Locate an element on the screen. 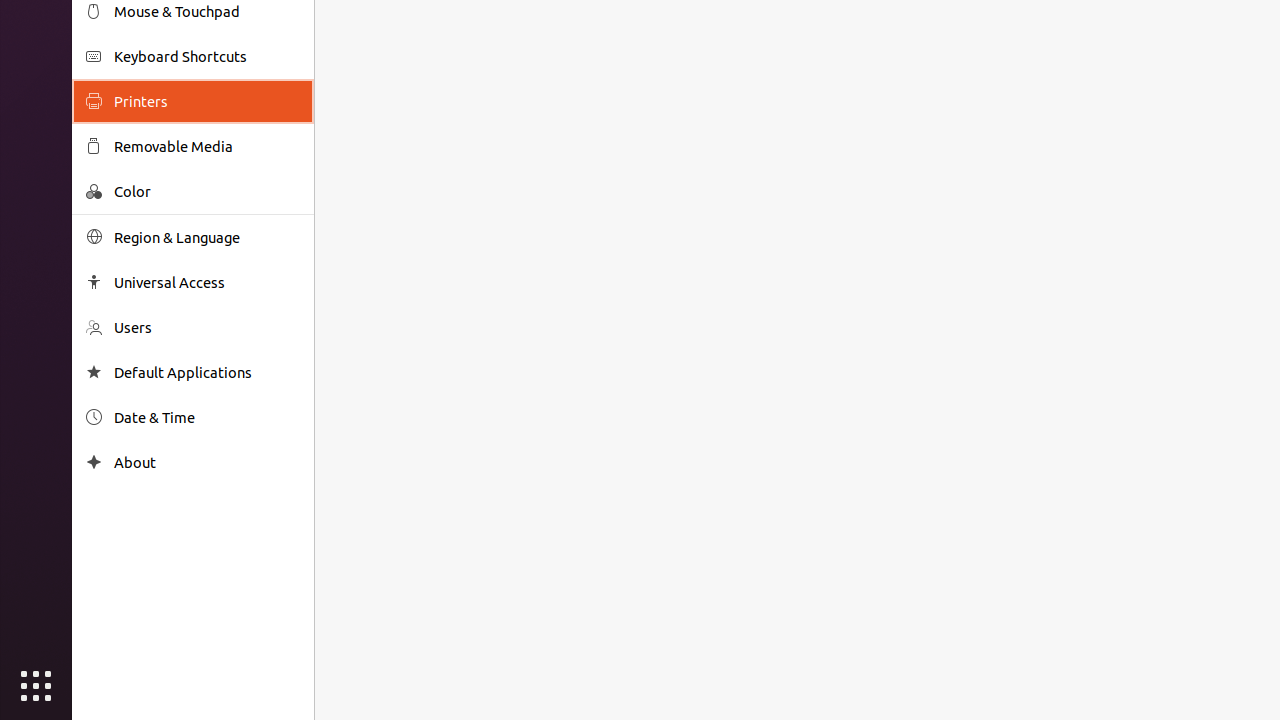  'Default Applications' is located at coordinates (206, 372).